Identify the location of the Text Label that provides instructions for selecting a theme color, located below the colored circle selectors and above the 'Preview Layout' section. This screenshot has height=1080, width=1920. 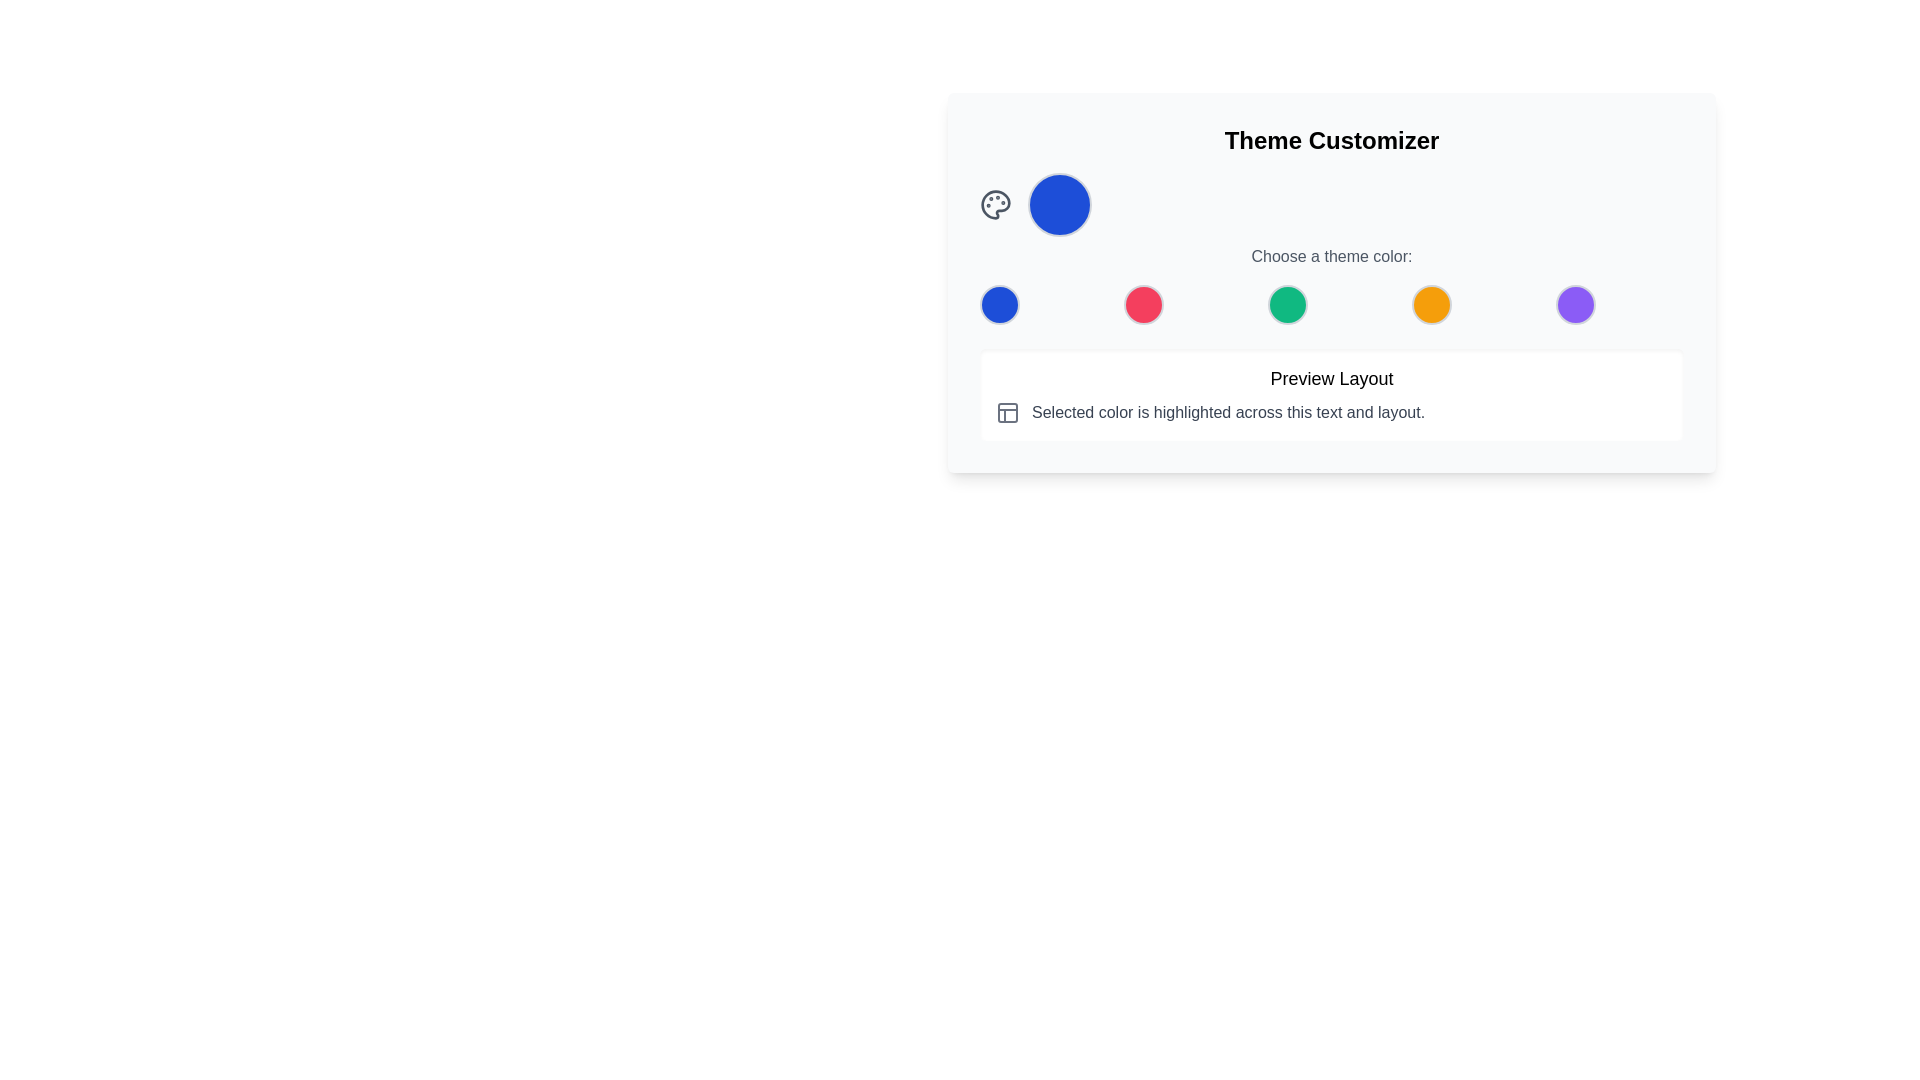
(1331, 256).